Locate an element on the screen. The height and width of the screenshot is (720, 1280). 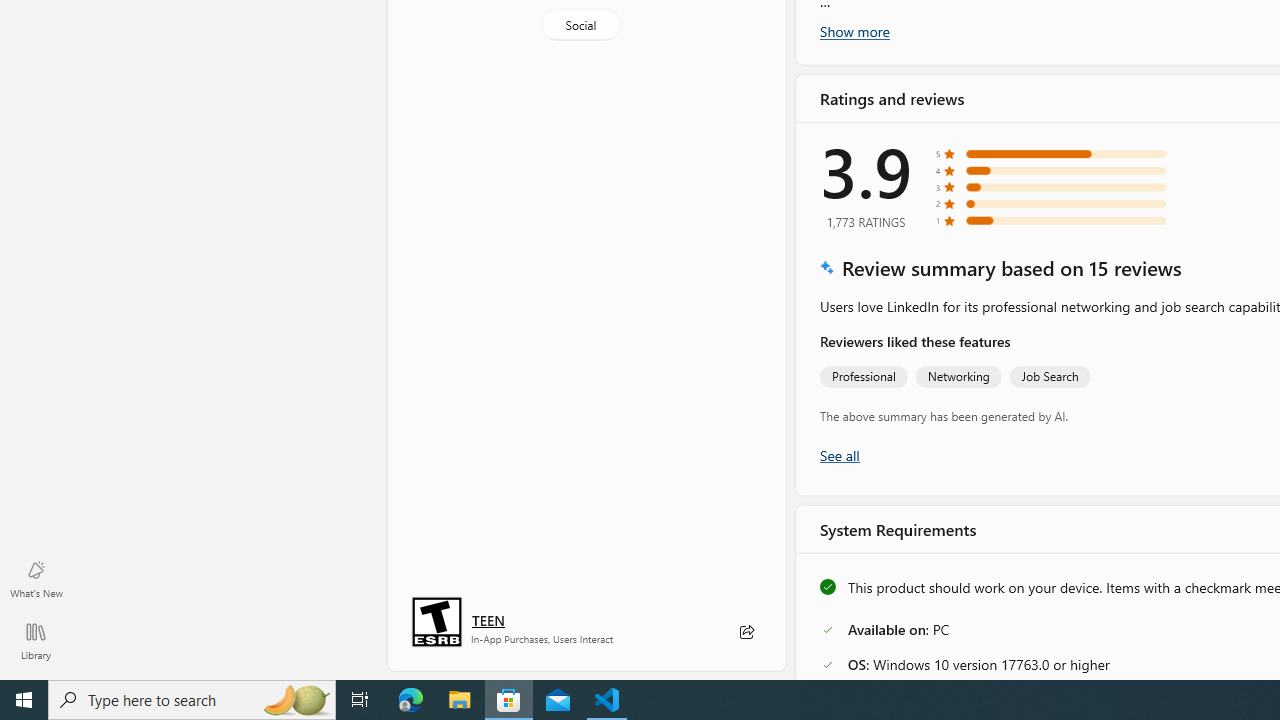
'Show more' is located at coordinates (855, 31).